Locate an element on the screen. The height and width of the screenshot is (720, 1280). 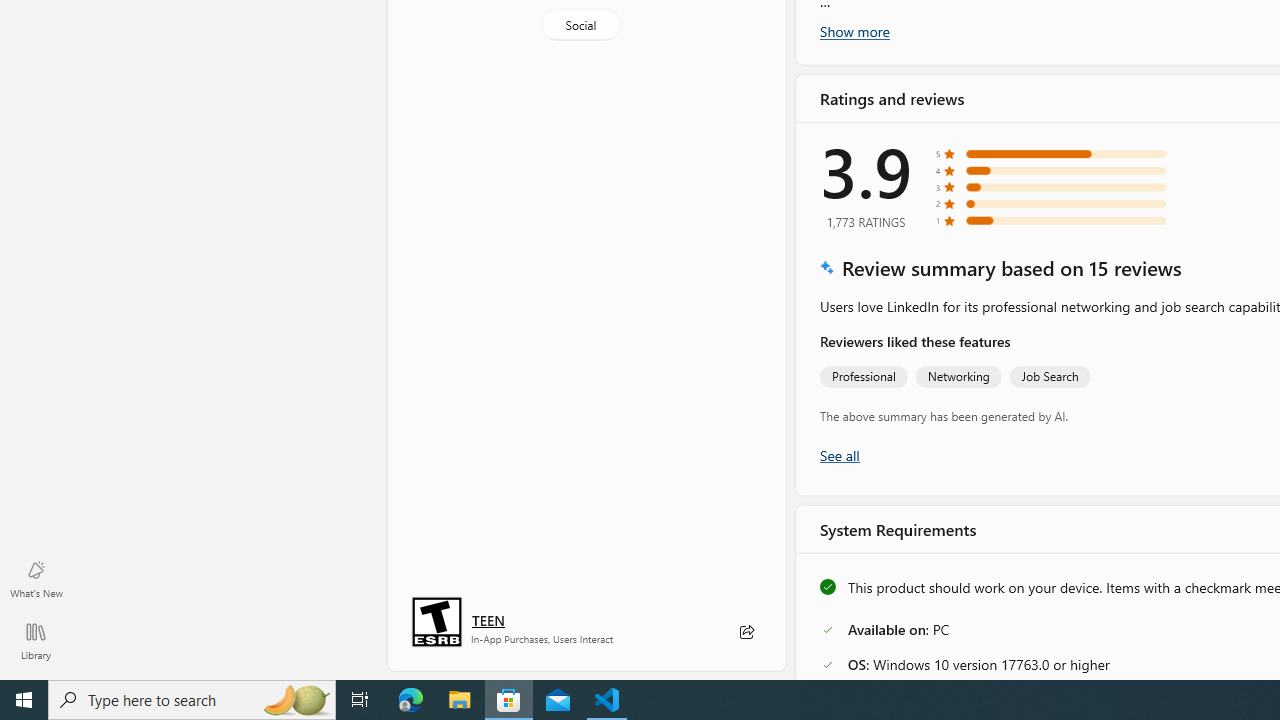
'Show more' is located at coordinates (855, 31).